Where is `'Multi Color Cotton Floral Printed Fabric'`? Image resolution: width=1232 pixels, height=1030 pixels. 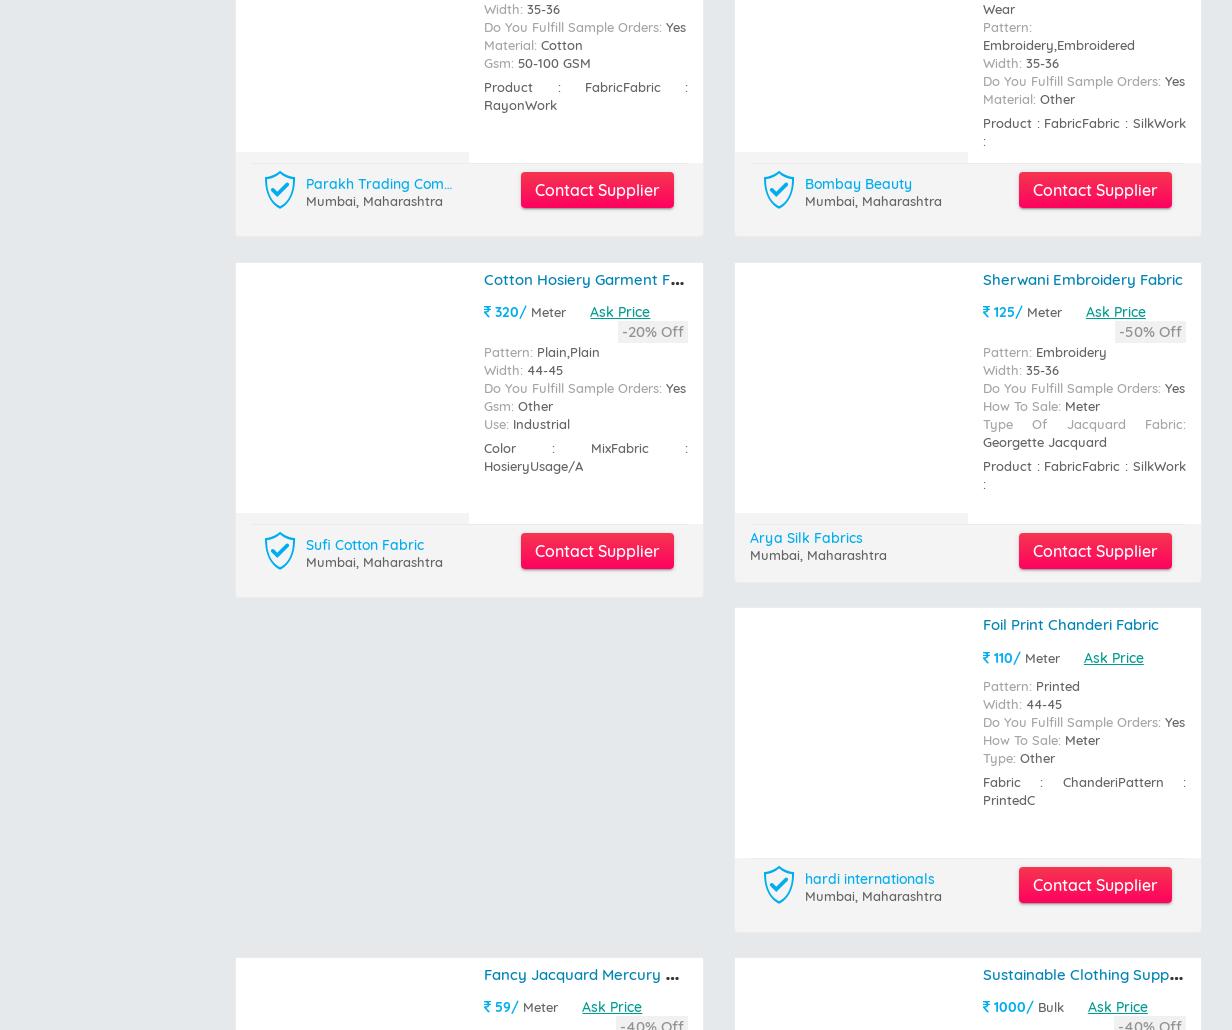 'Multi Color Cotton Floral Printed Fabric' is located at coordinates (621, 523).